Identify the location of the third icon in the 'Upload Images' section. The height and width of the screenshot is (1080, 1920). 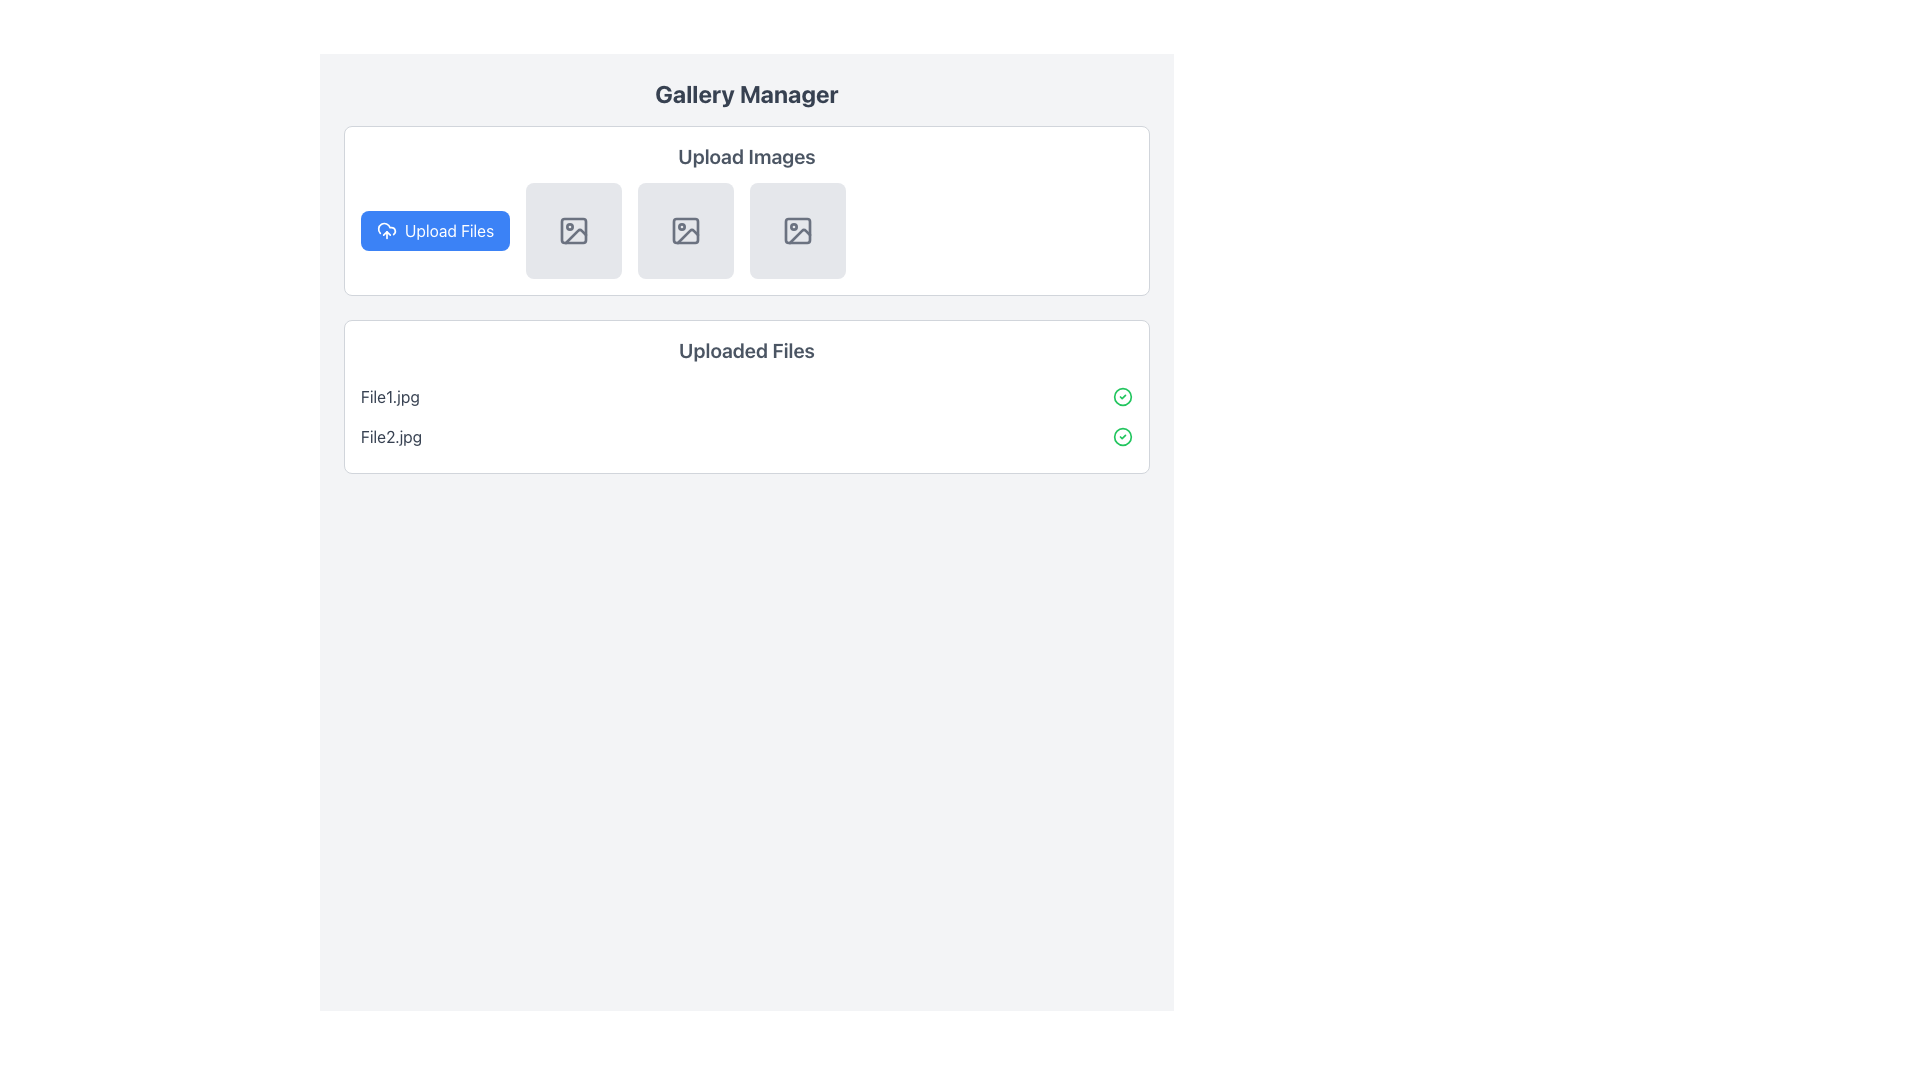
(688, 235).